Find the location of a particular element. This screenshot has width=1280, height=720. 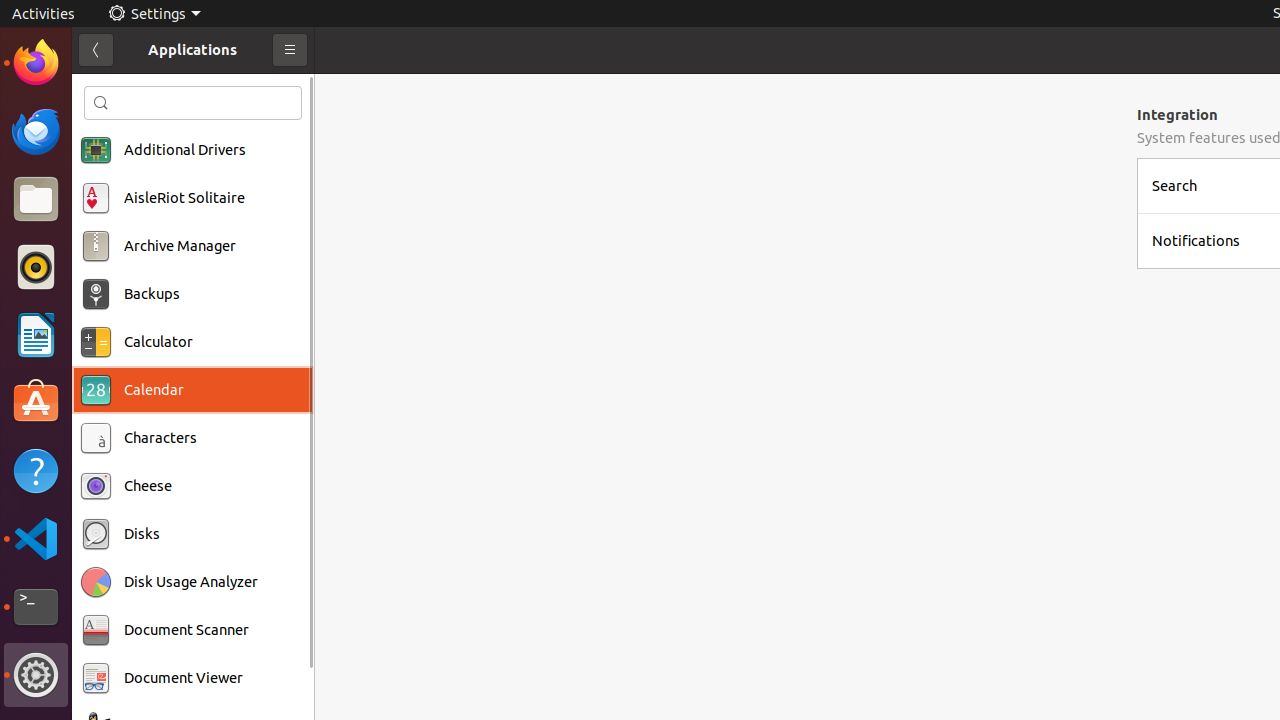

'Calculator' is located at coordinates (157, 341).